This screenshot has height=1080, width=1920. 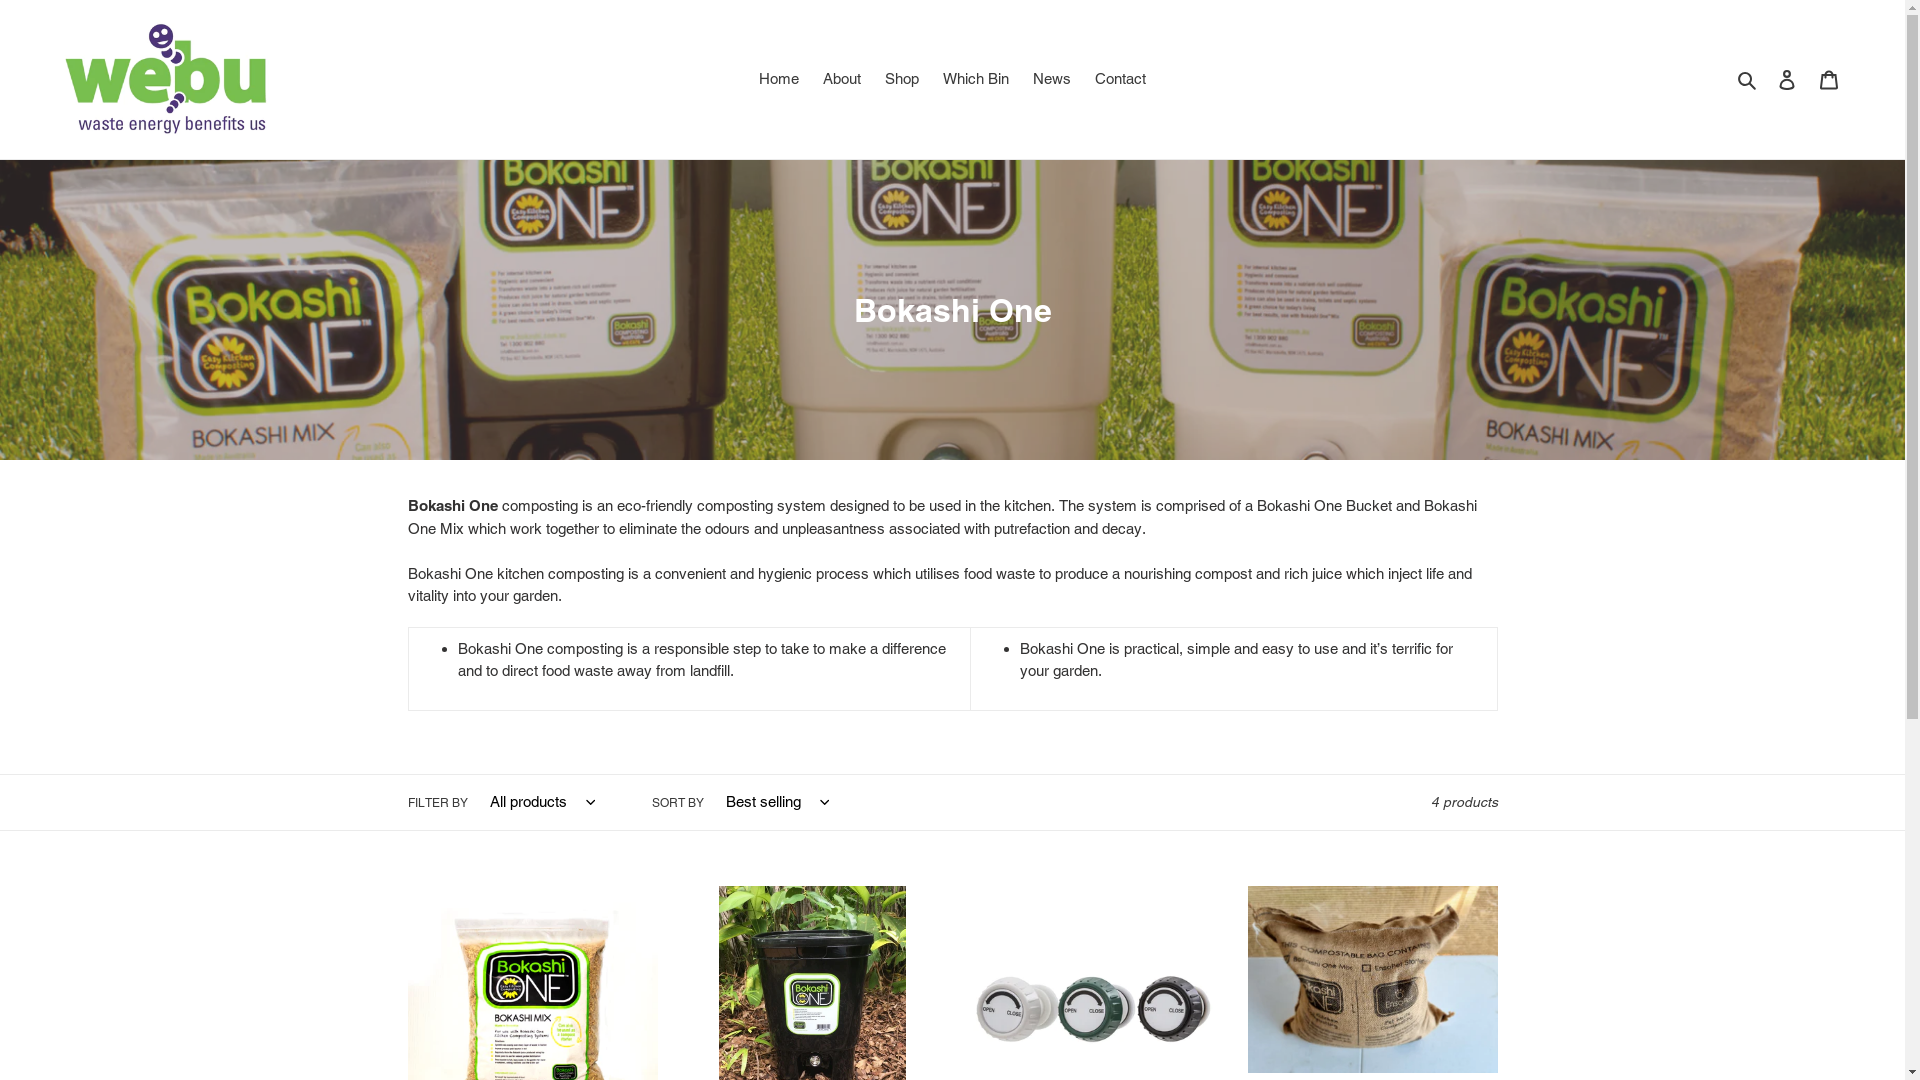 I want to click on 'Cart', so click(x=1828, y=78).